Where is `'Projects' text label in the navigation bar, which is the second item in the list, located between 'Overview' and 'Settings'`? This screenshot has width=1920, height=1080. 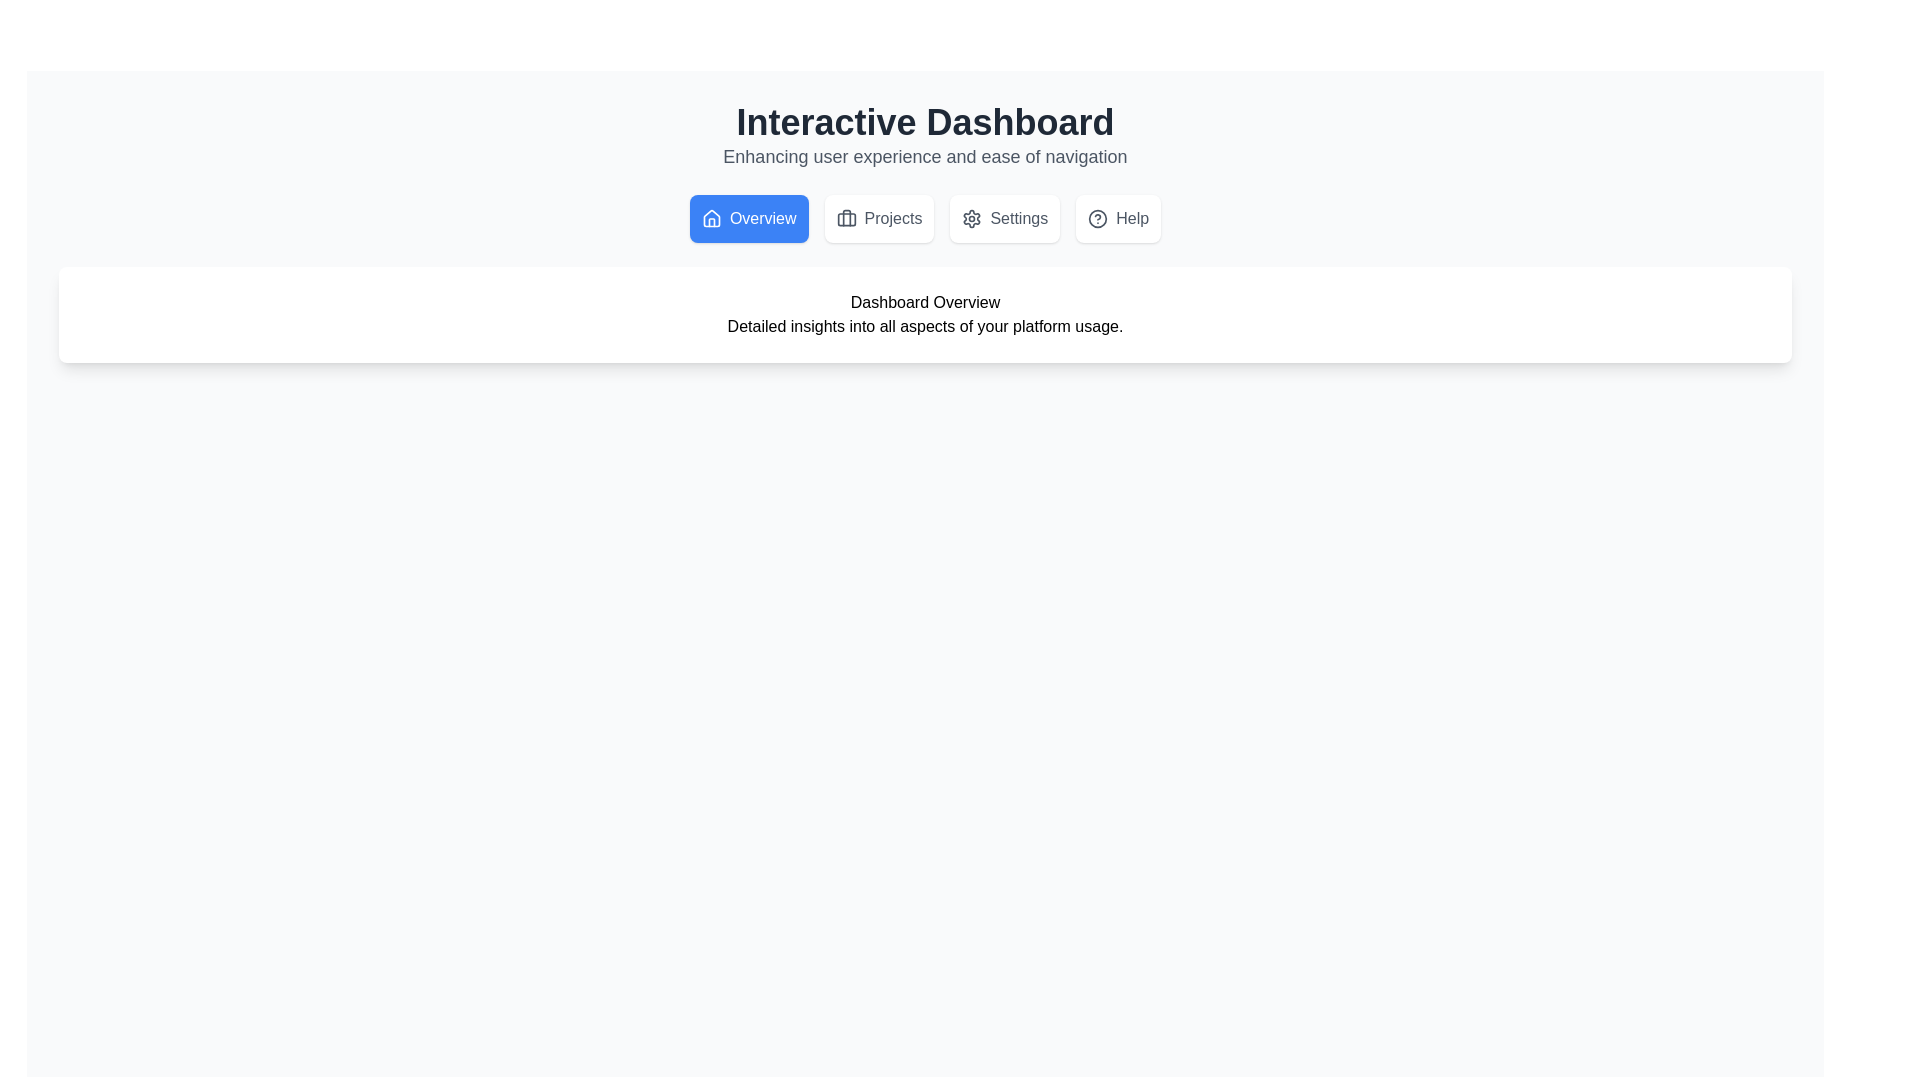 'Projects' text label in the navigation bar, which is the second item in the list, located between 'Overview' and 'Settings' is located at coordinates (892, 219).